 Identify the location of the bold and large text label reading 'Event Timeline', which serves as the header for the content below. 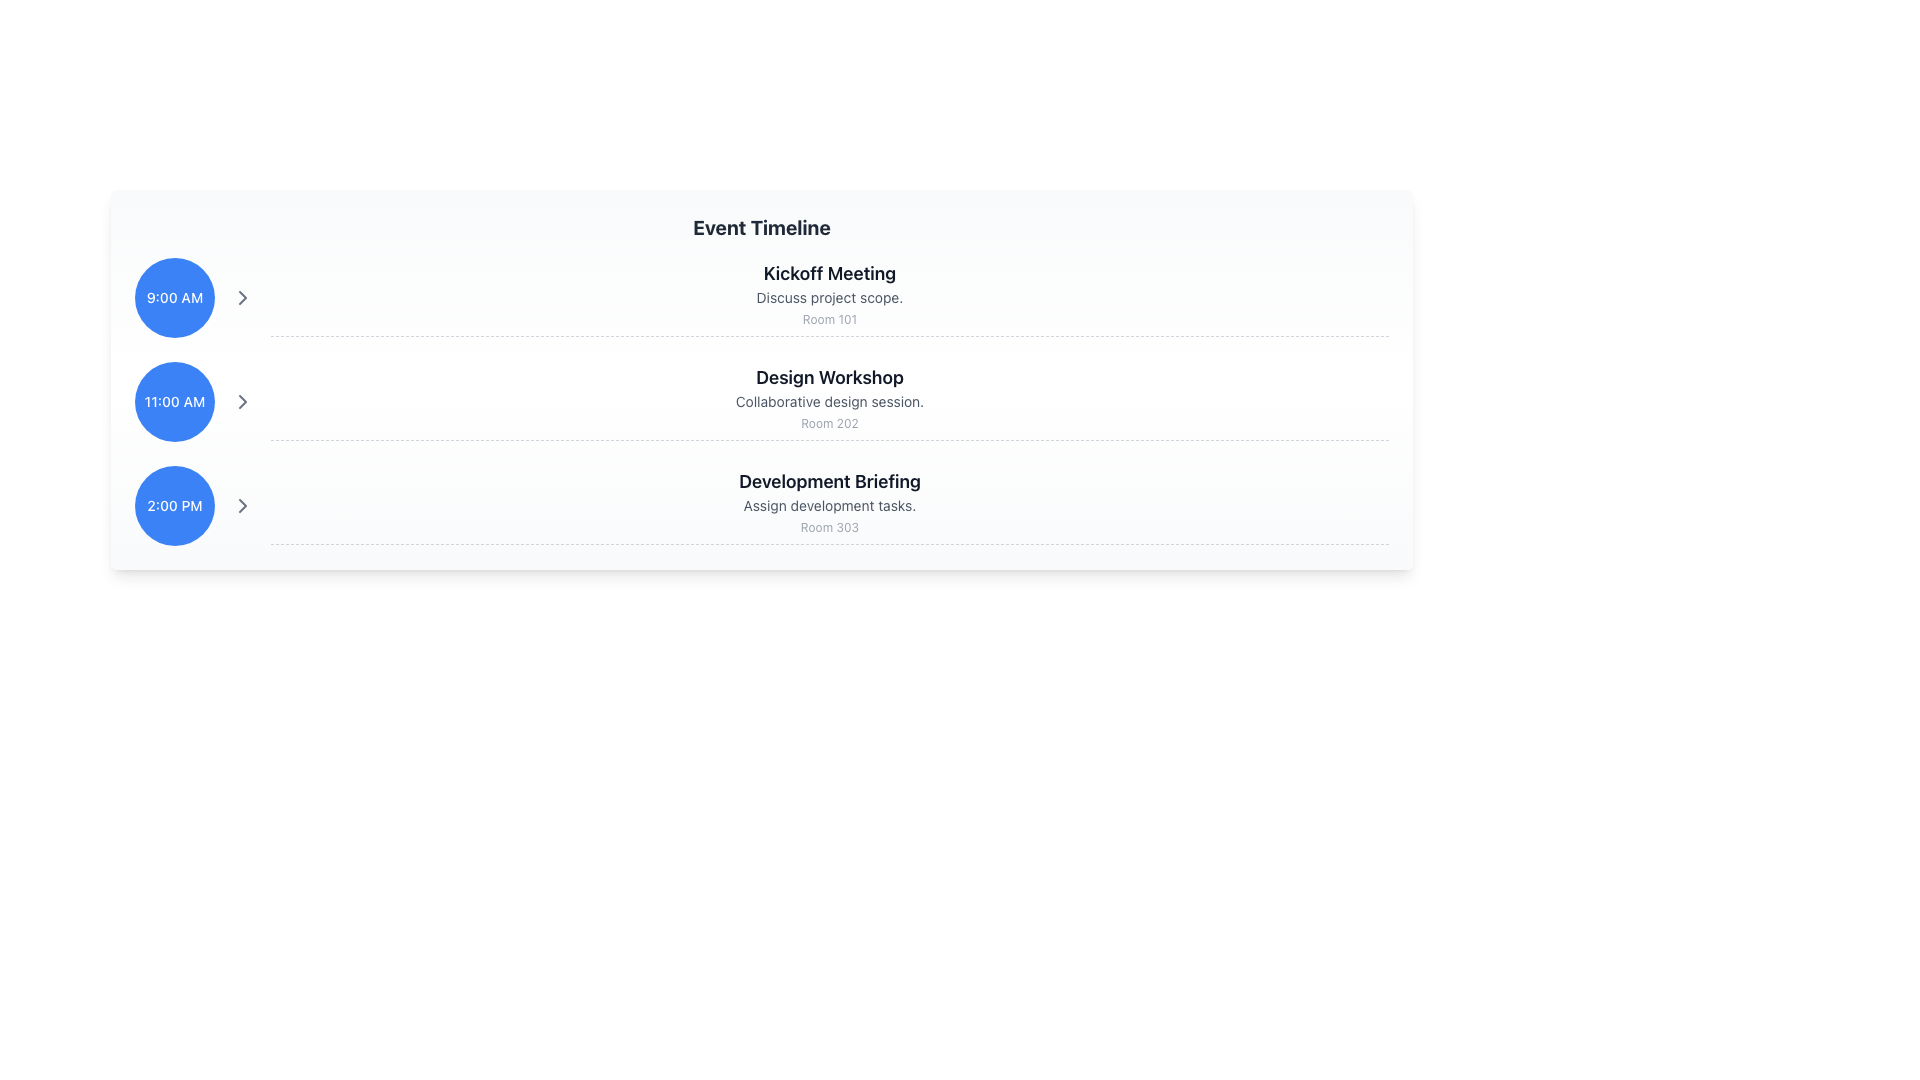
(761, 226).